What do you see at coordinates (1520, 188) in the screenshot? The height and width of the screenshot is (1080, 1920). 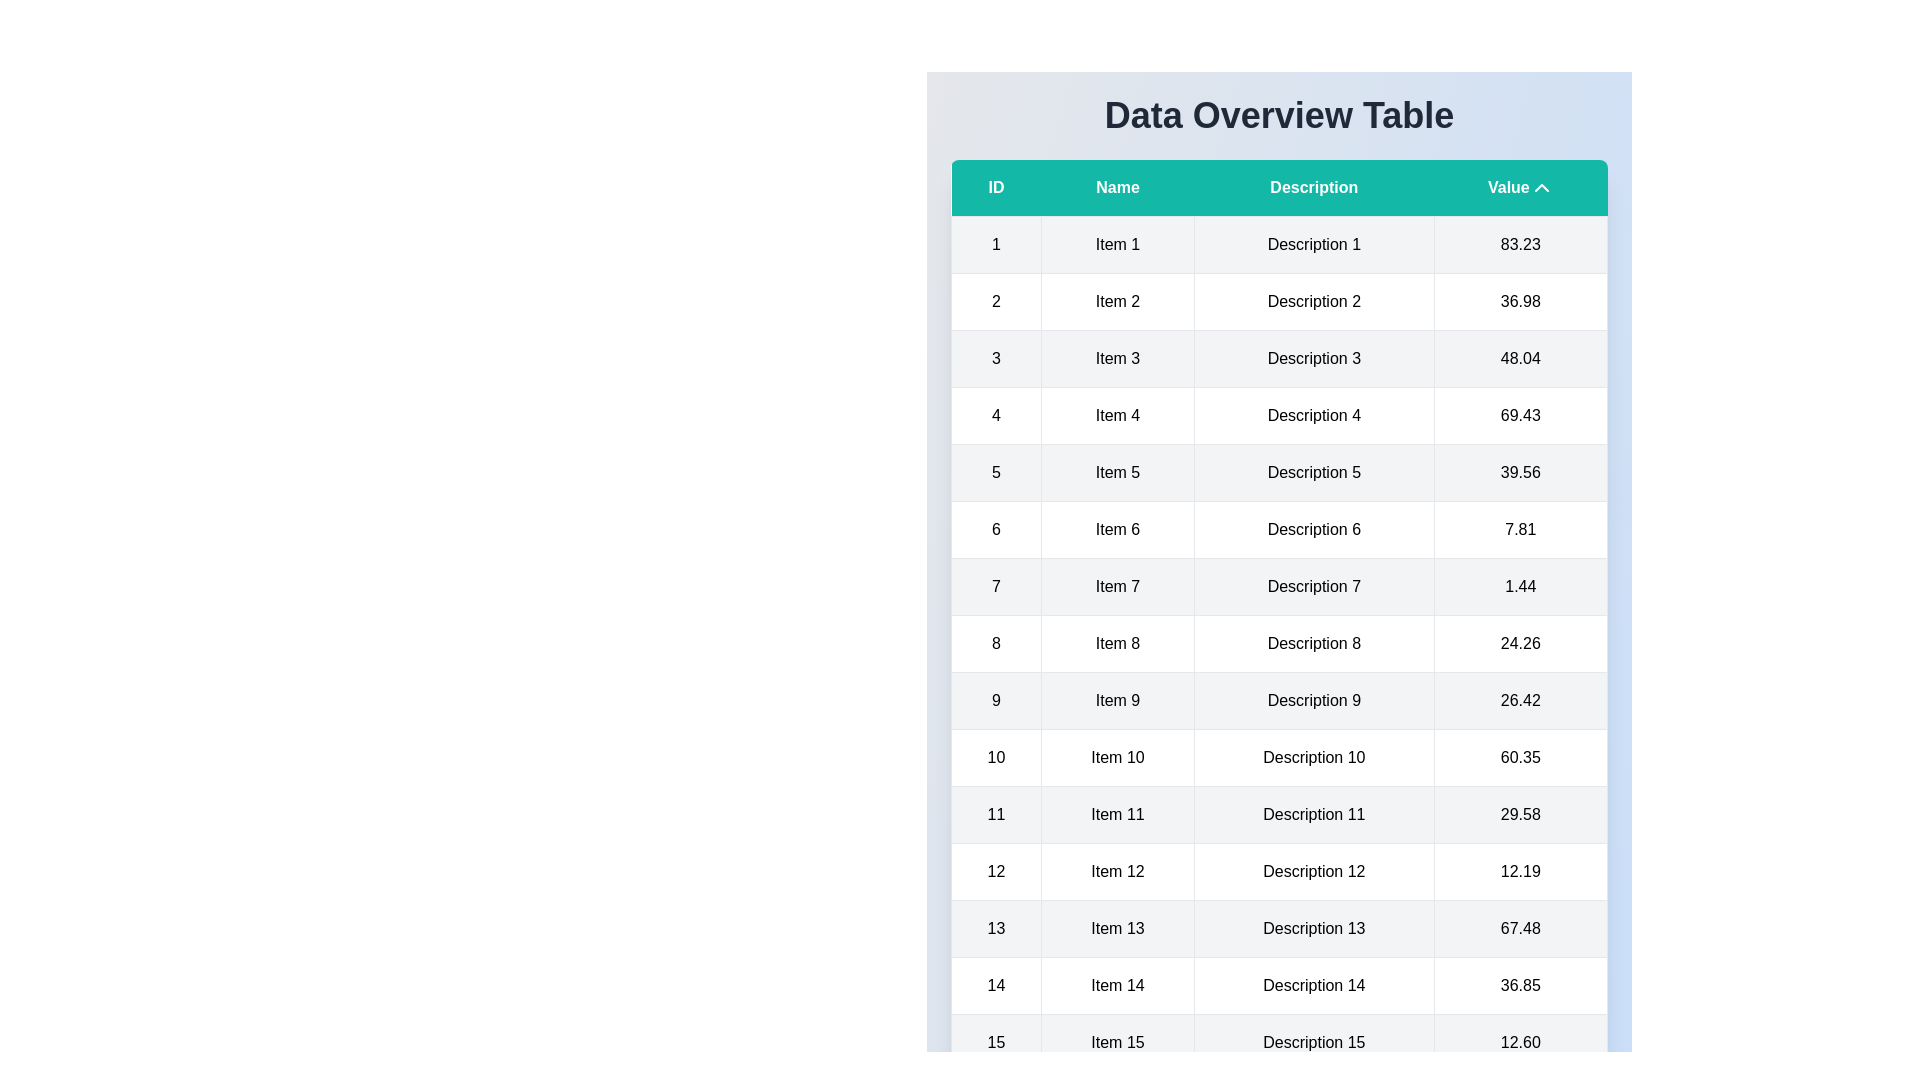 I see `the 'Value' column header to sort the table` at bounding box center [1520, 188].